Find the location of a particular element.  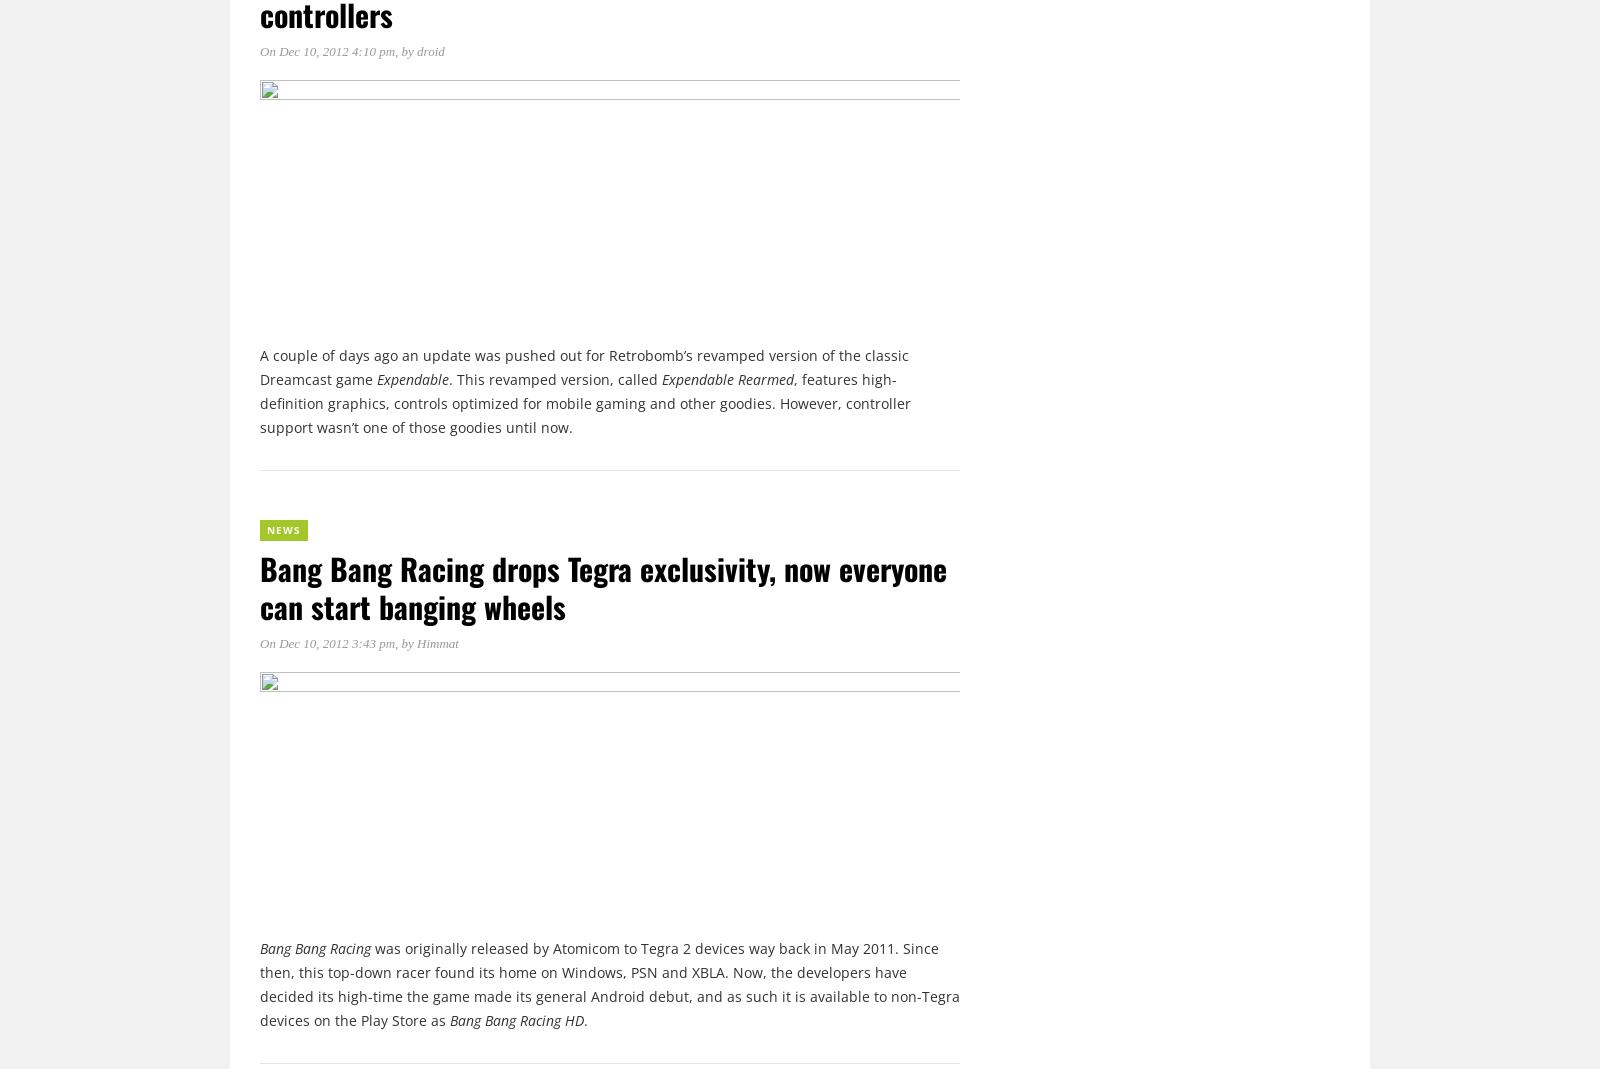

'News' is located at coordinates (284, 529).